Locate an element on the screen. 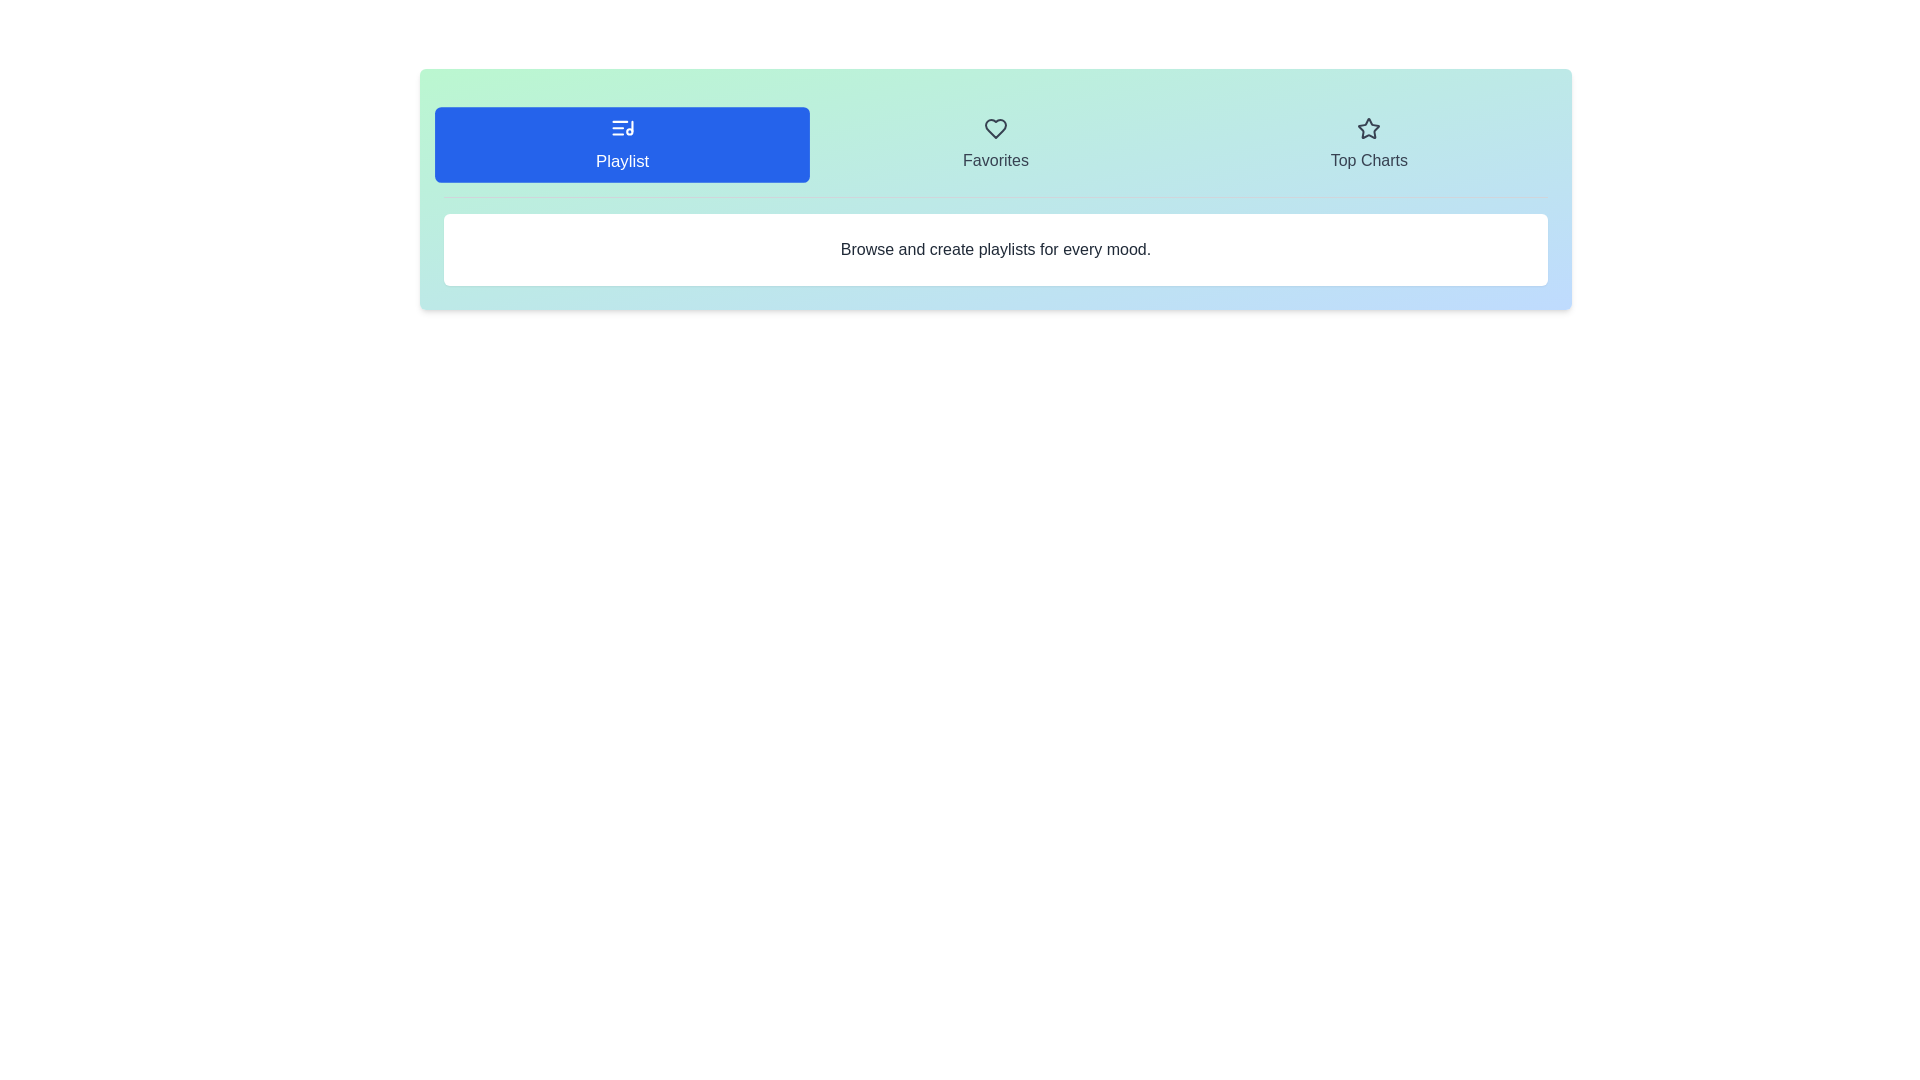 Image resolution: width=1920 pixels, height=1080 pixels. the Top Charts tab to view its content is located at coordinates (1368, 144).